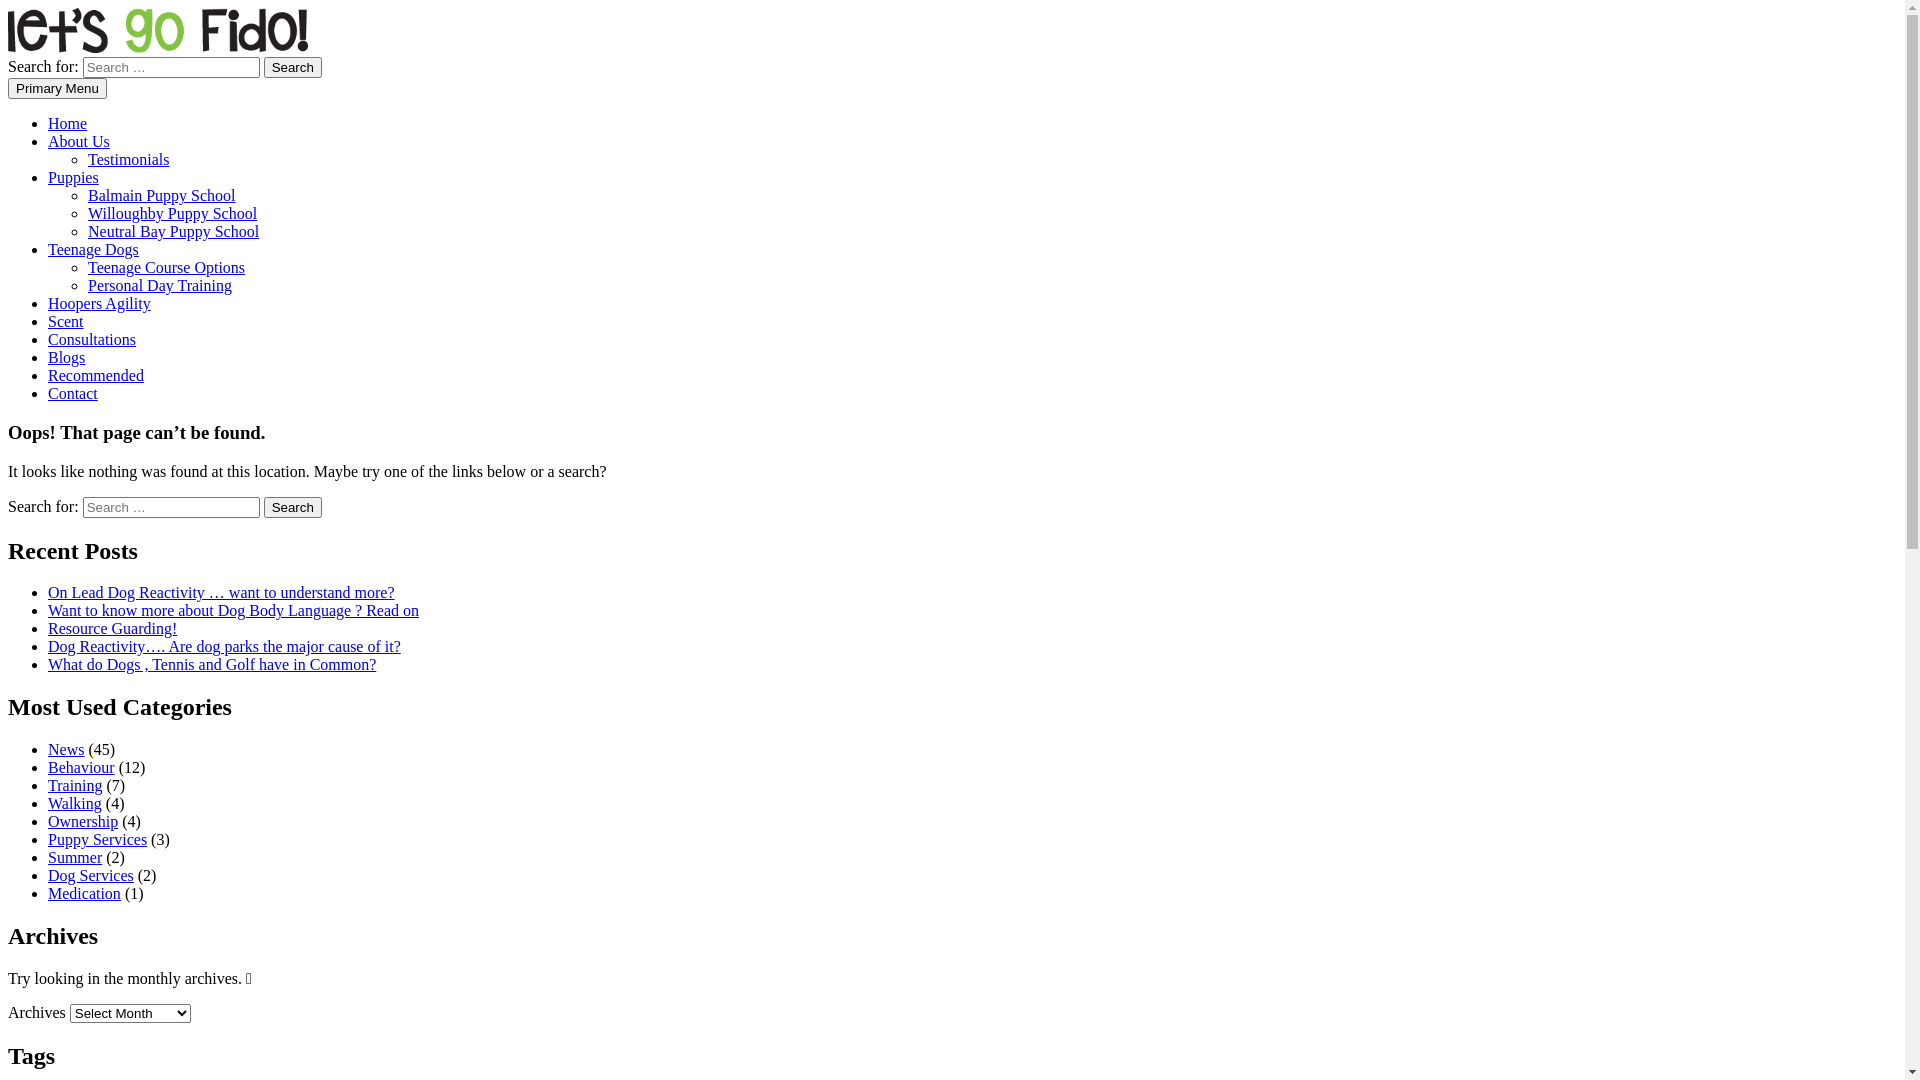 This screenshot has height=1080, width=1920. What do you see at coordinates (98, 303) in the screenshot?
I see `'Hoopers Agility'` at bounding box center [98, 303].